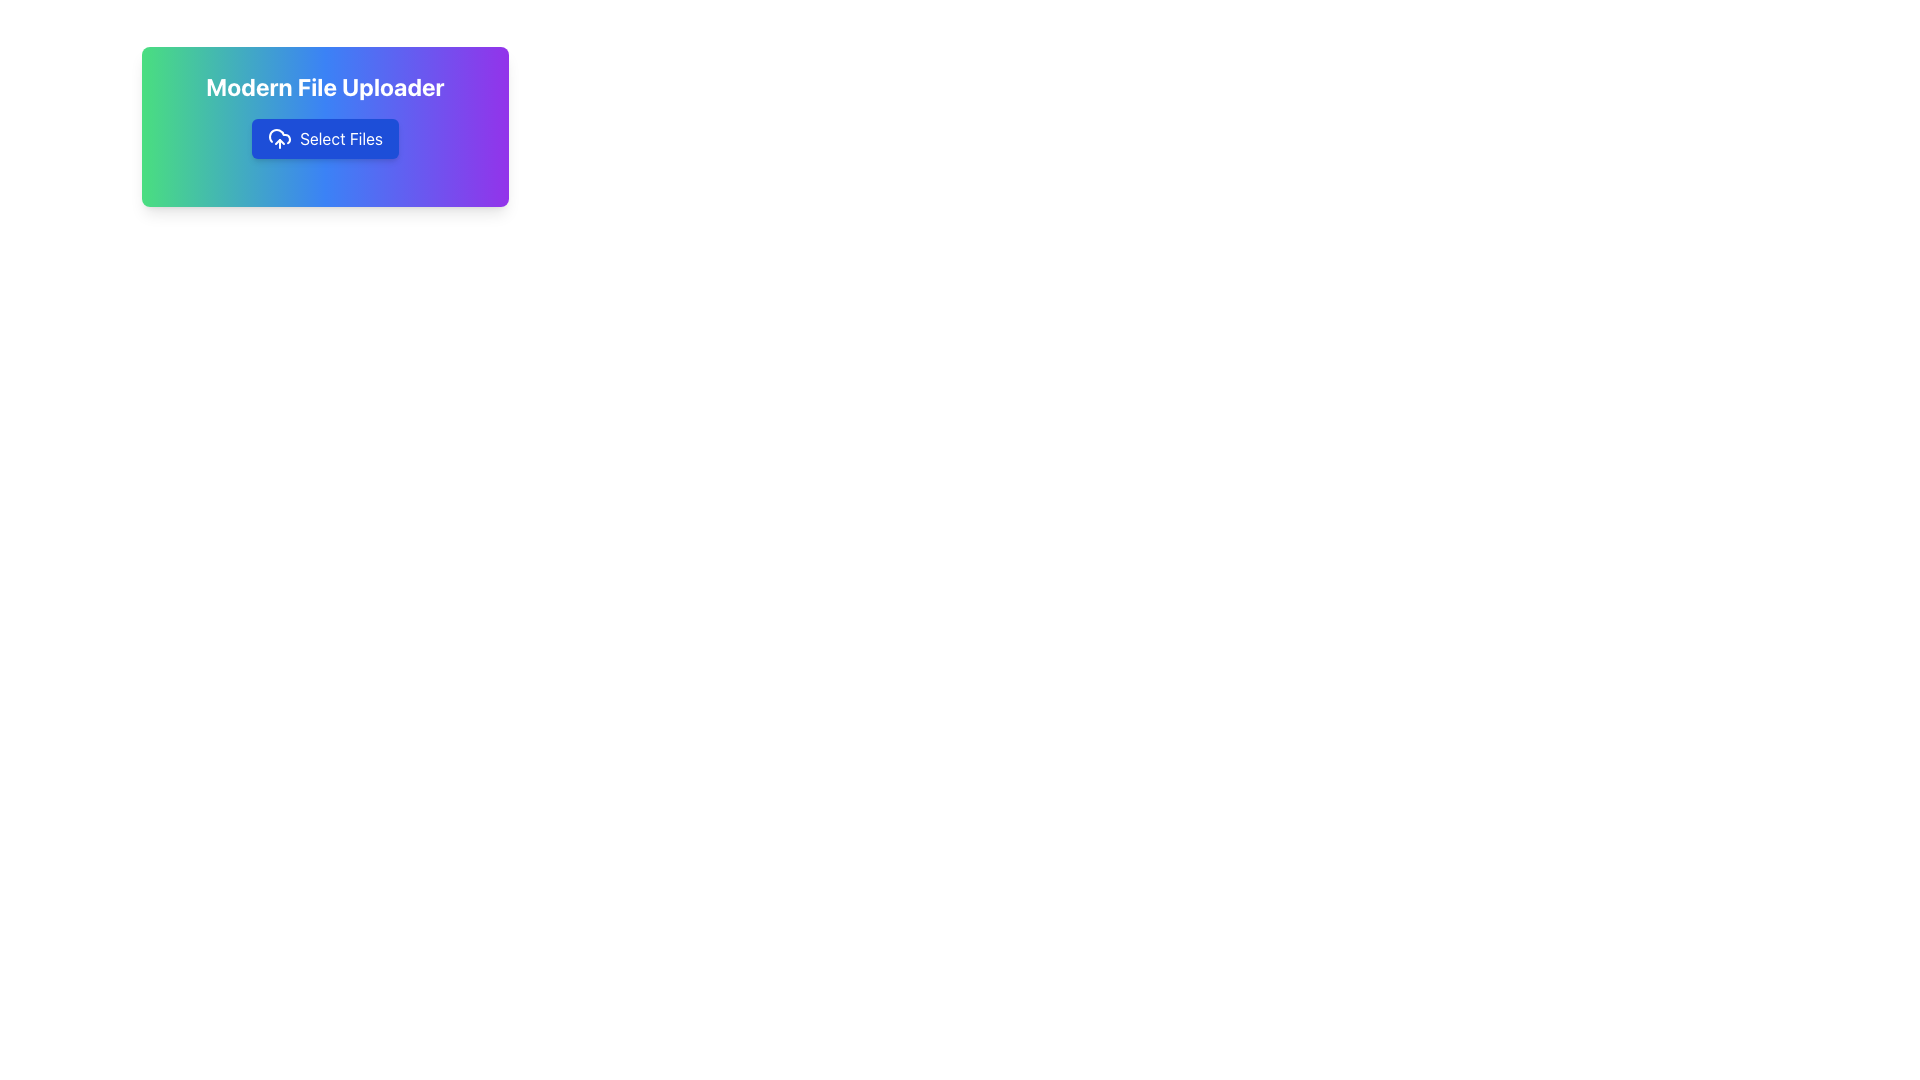 The width and height of the screenshot is (1920, 1080). Describe the element at coordinates (325, 127) in the screenshot. I see `the prominent card with a gradient background that features 'Modern File Uploader' in bold white text and a blue button labeled 'Select Files'` at that location.